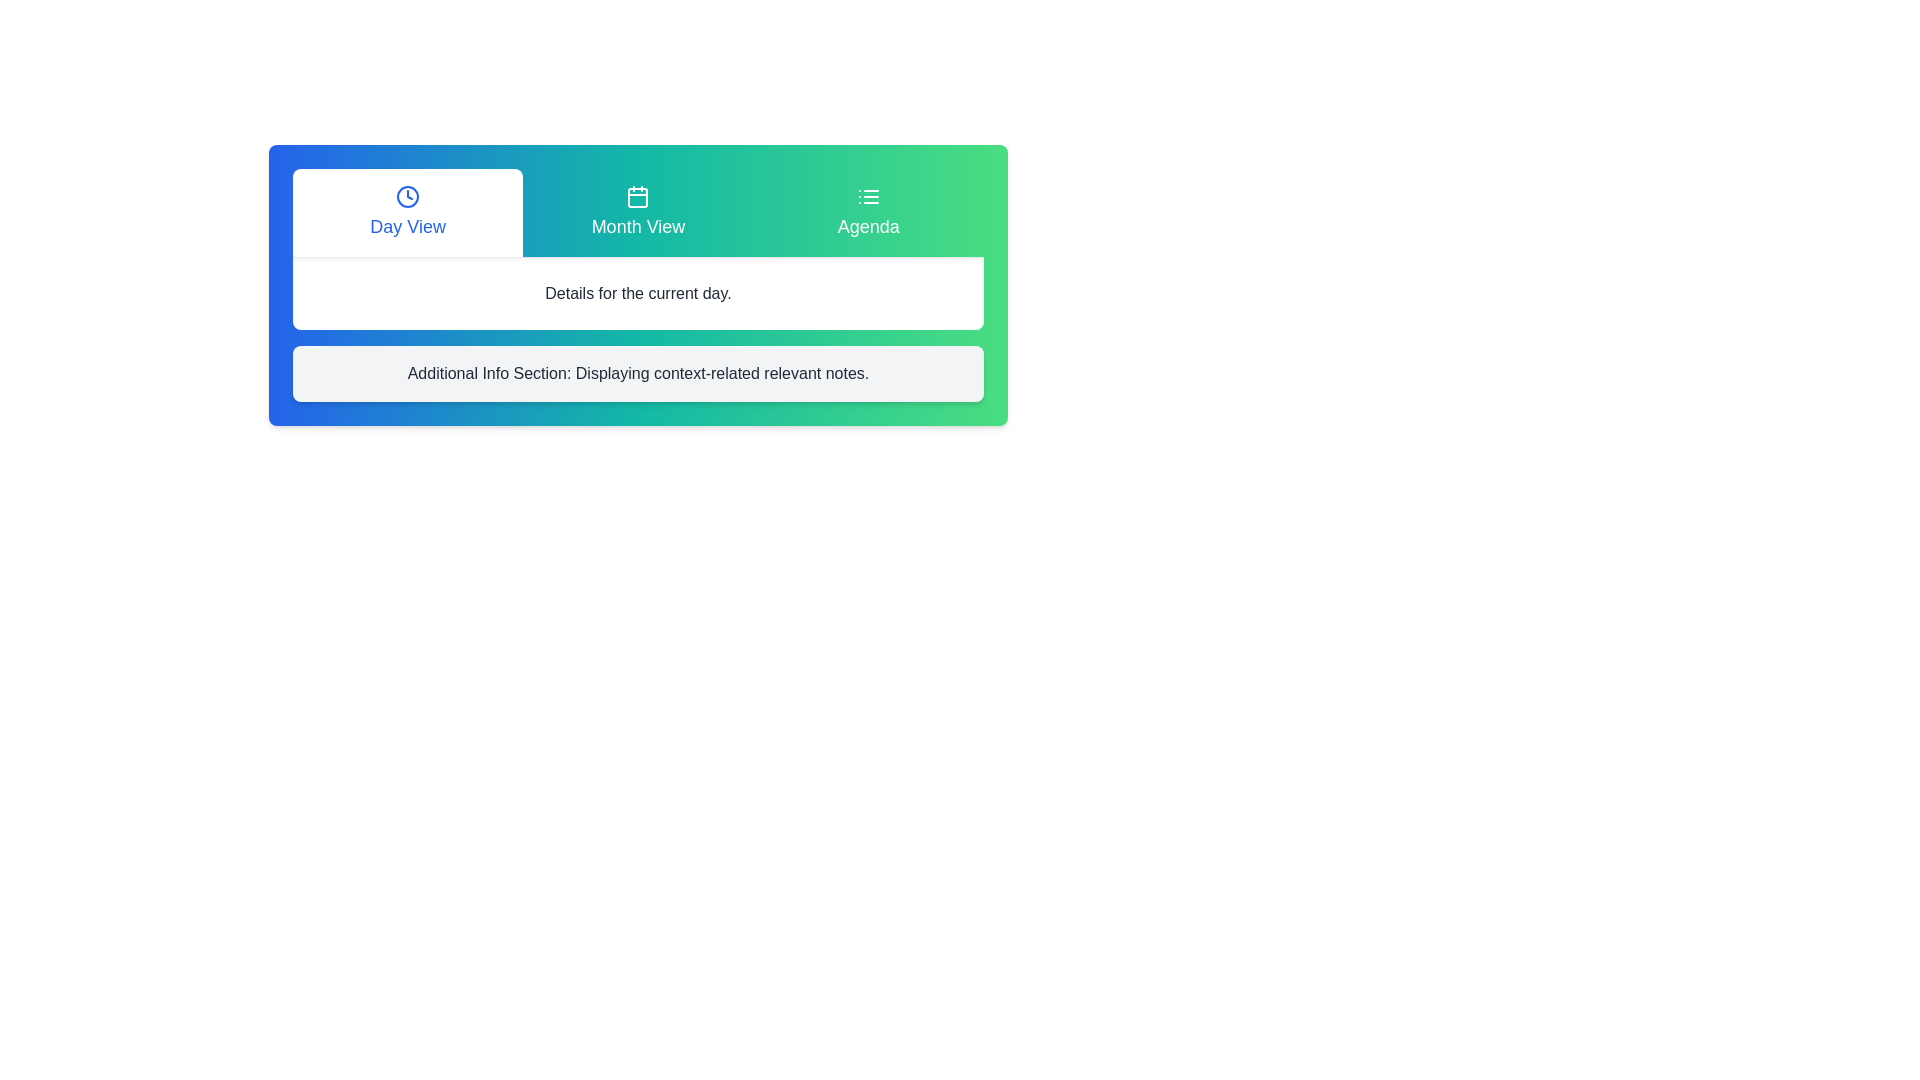 This screenshot has width=1920, height=1080. What do you see at coordinates (637, 374) in the screenshot?
I see `the additional info section to interact with it` at bounding box center [637, 374].